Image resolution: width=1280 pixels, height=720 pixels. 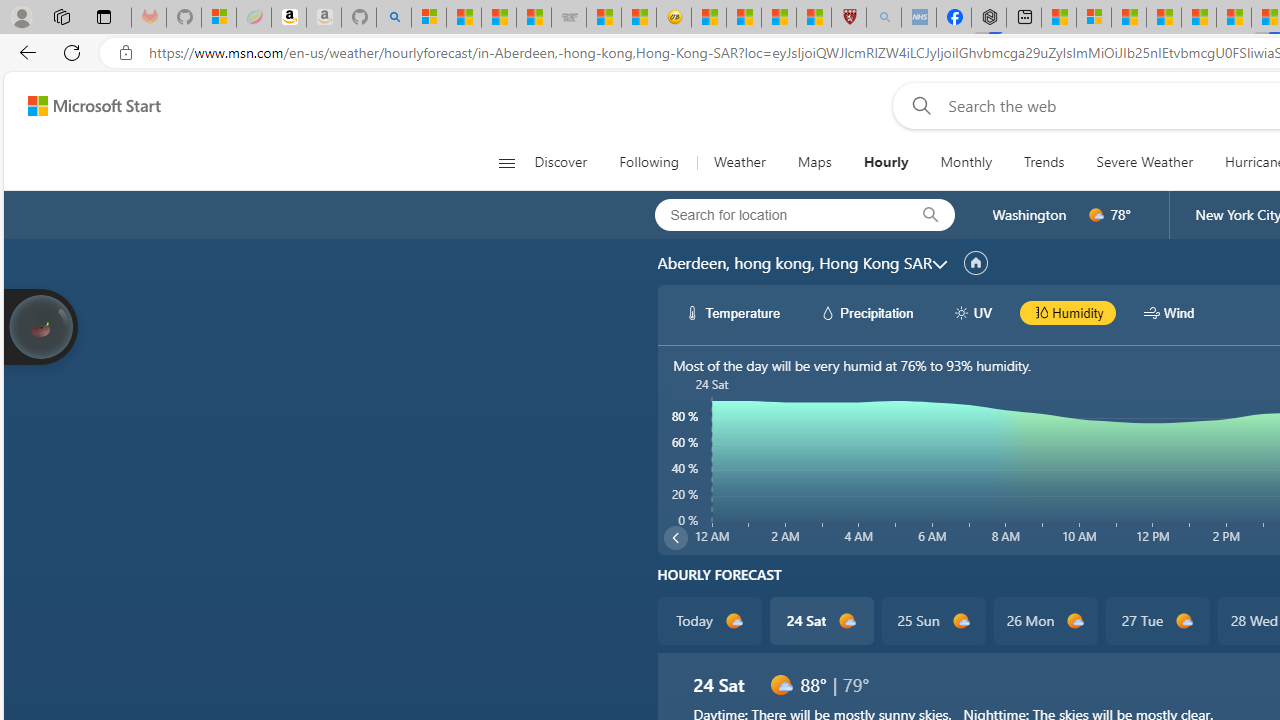 What do you see at coordinates (693, 312) in the screenshot?
I see `'hourlyChart/temperatureWhite'` at bounding box center [693, 312].